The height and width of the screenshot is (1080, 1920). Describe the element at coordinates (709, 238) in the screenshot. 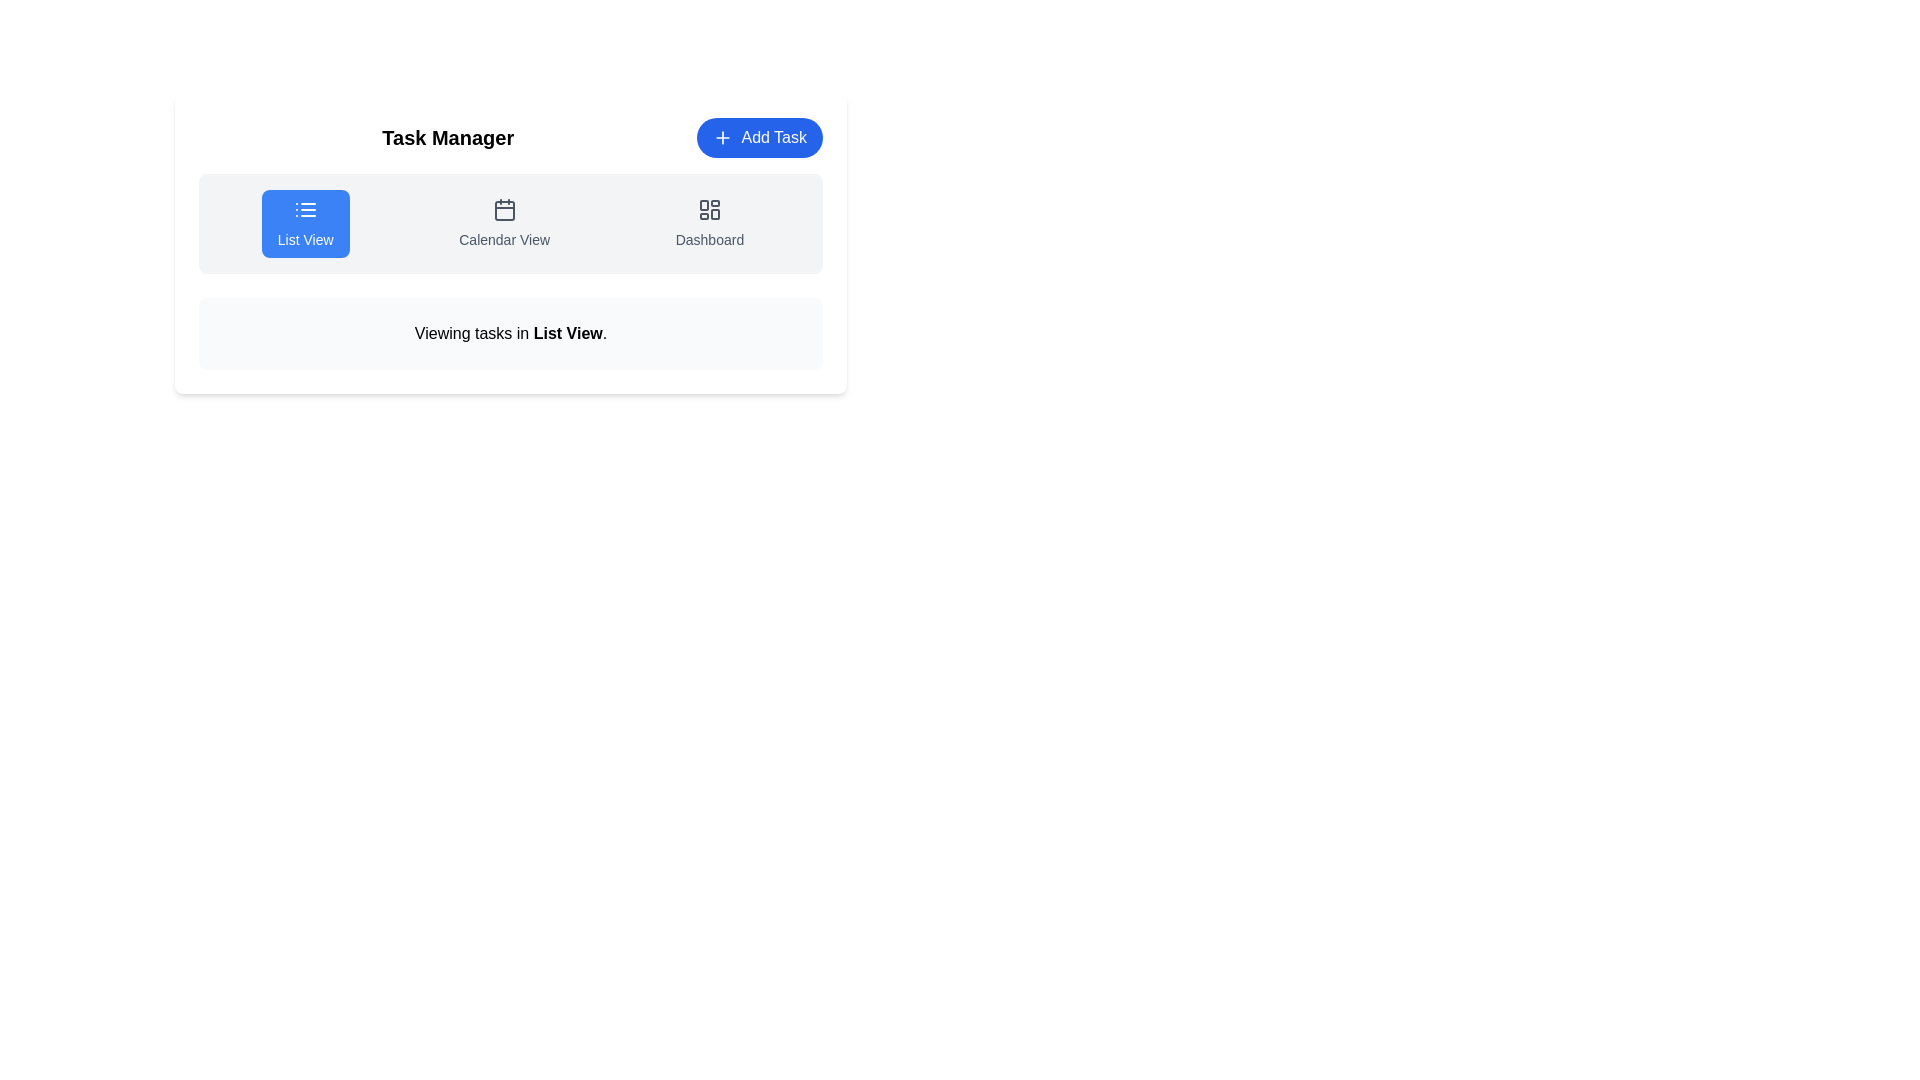

I see `text label 'Dashboard' which is styled with a smaller font size and located underneath the dashboard icon in the horizontal navigation section` at that location.